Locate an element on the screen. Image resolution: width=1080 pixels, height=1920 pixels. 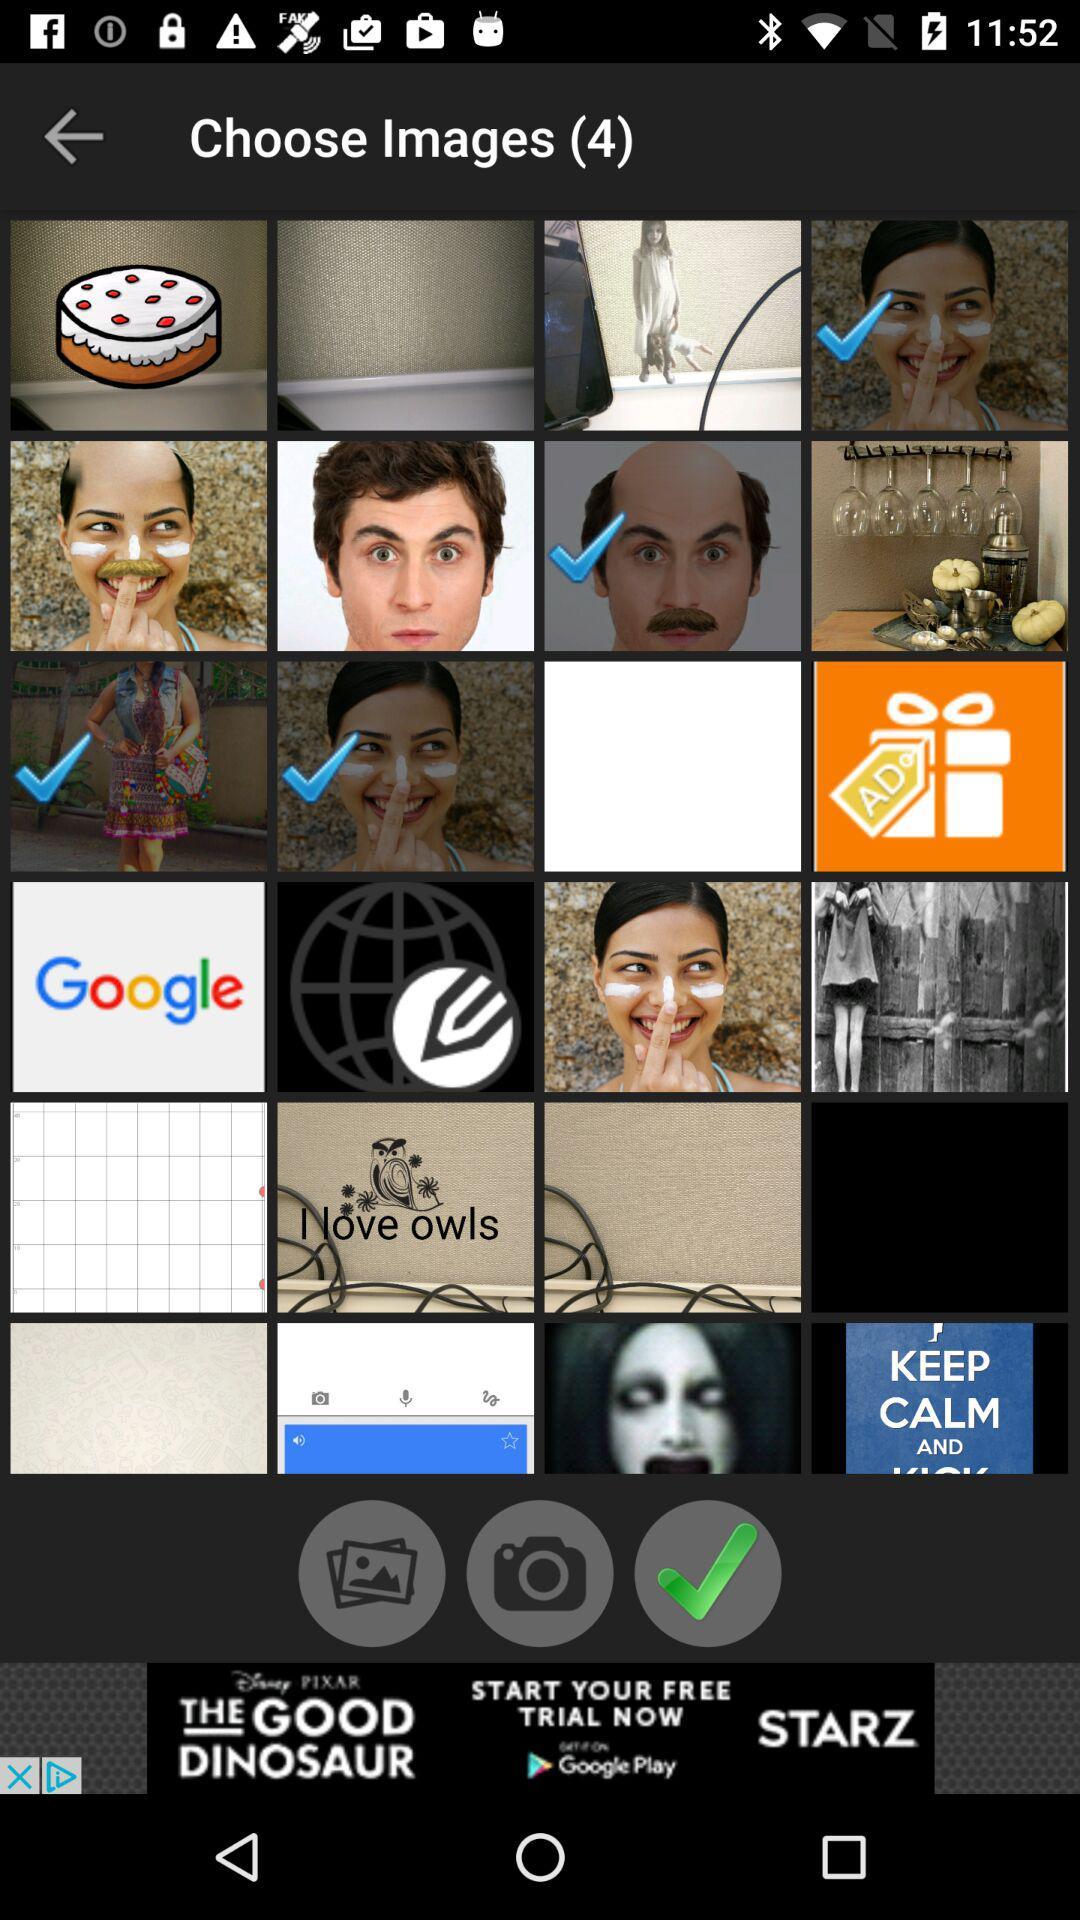
image square is located at coordinates (939, 546).